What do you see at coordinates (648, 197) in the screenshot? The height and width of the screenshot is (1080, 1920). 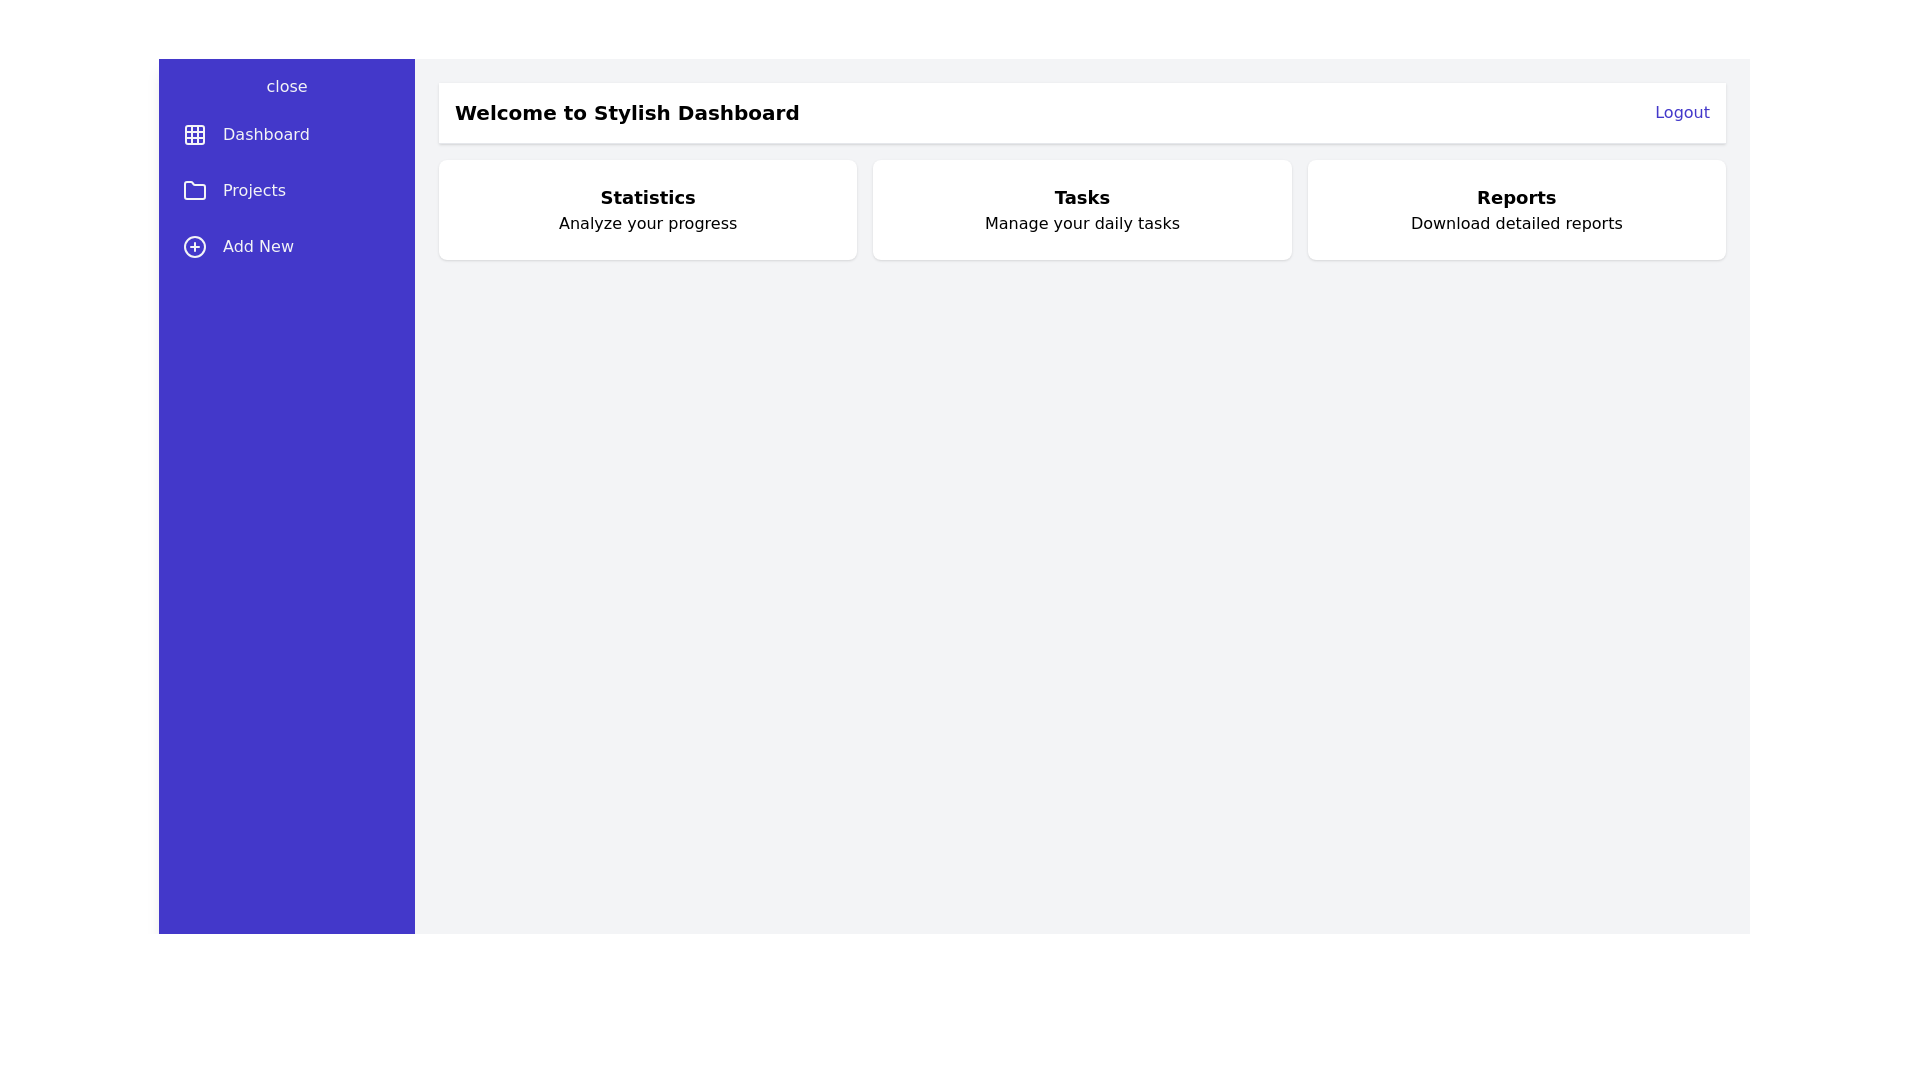 I see `heading text that serves as a title for the section, providing context about the functionalities under 'Statistics'` at bounding box center [648, 197].